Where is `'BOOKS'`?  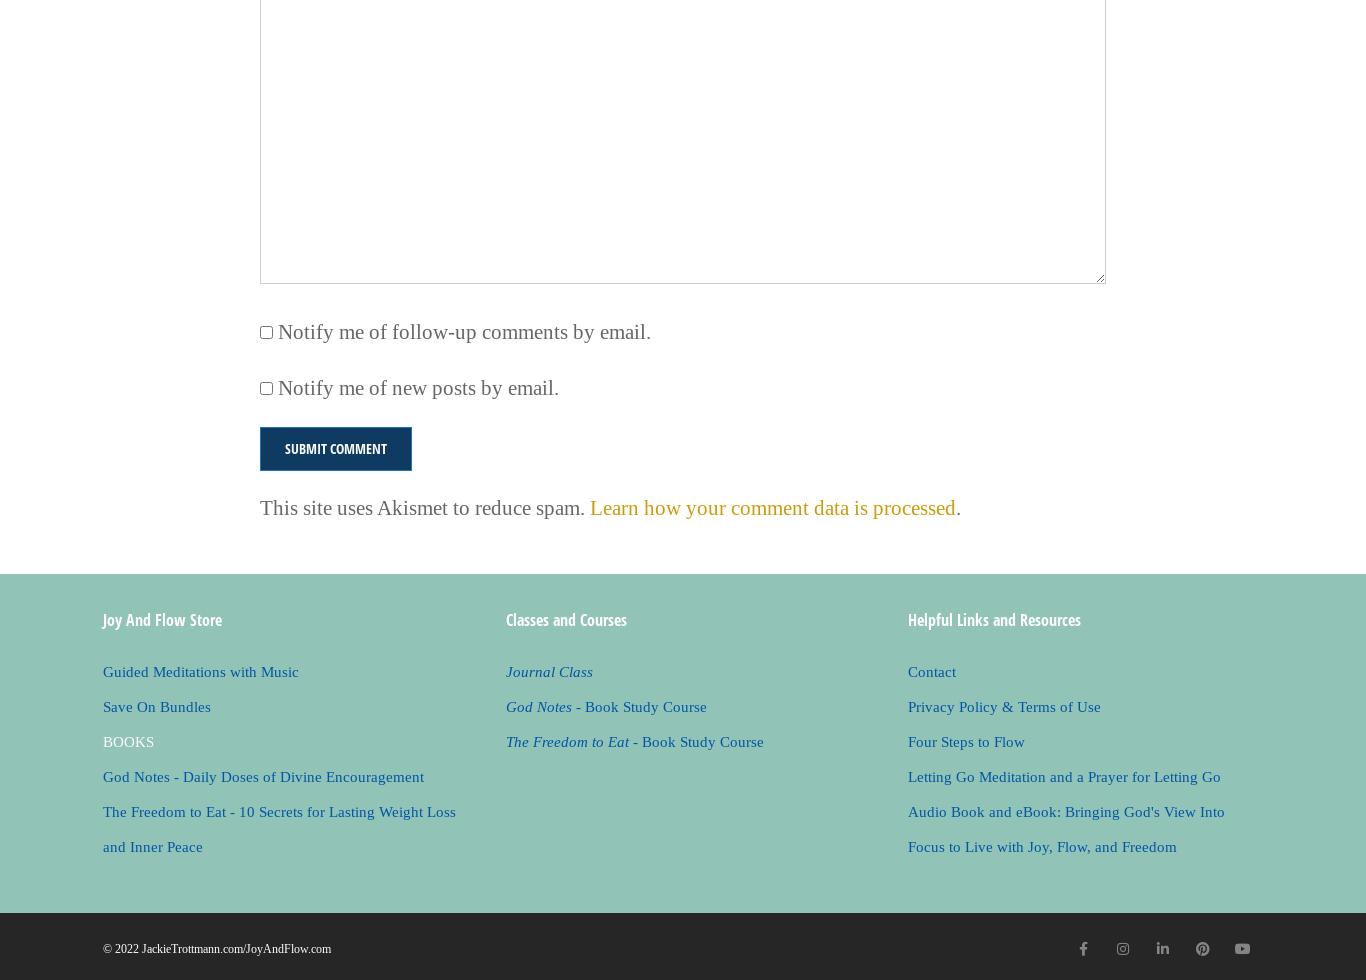
'BOOKS' is located at coordinates (102, 741).